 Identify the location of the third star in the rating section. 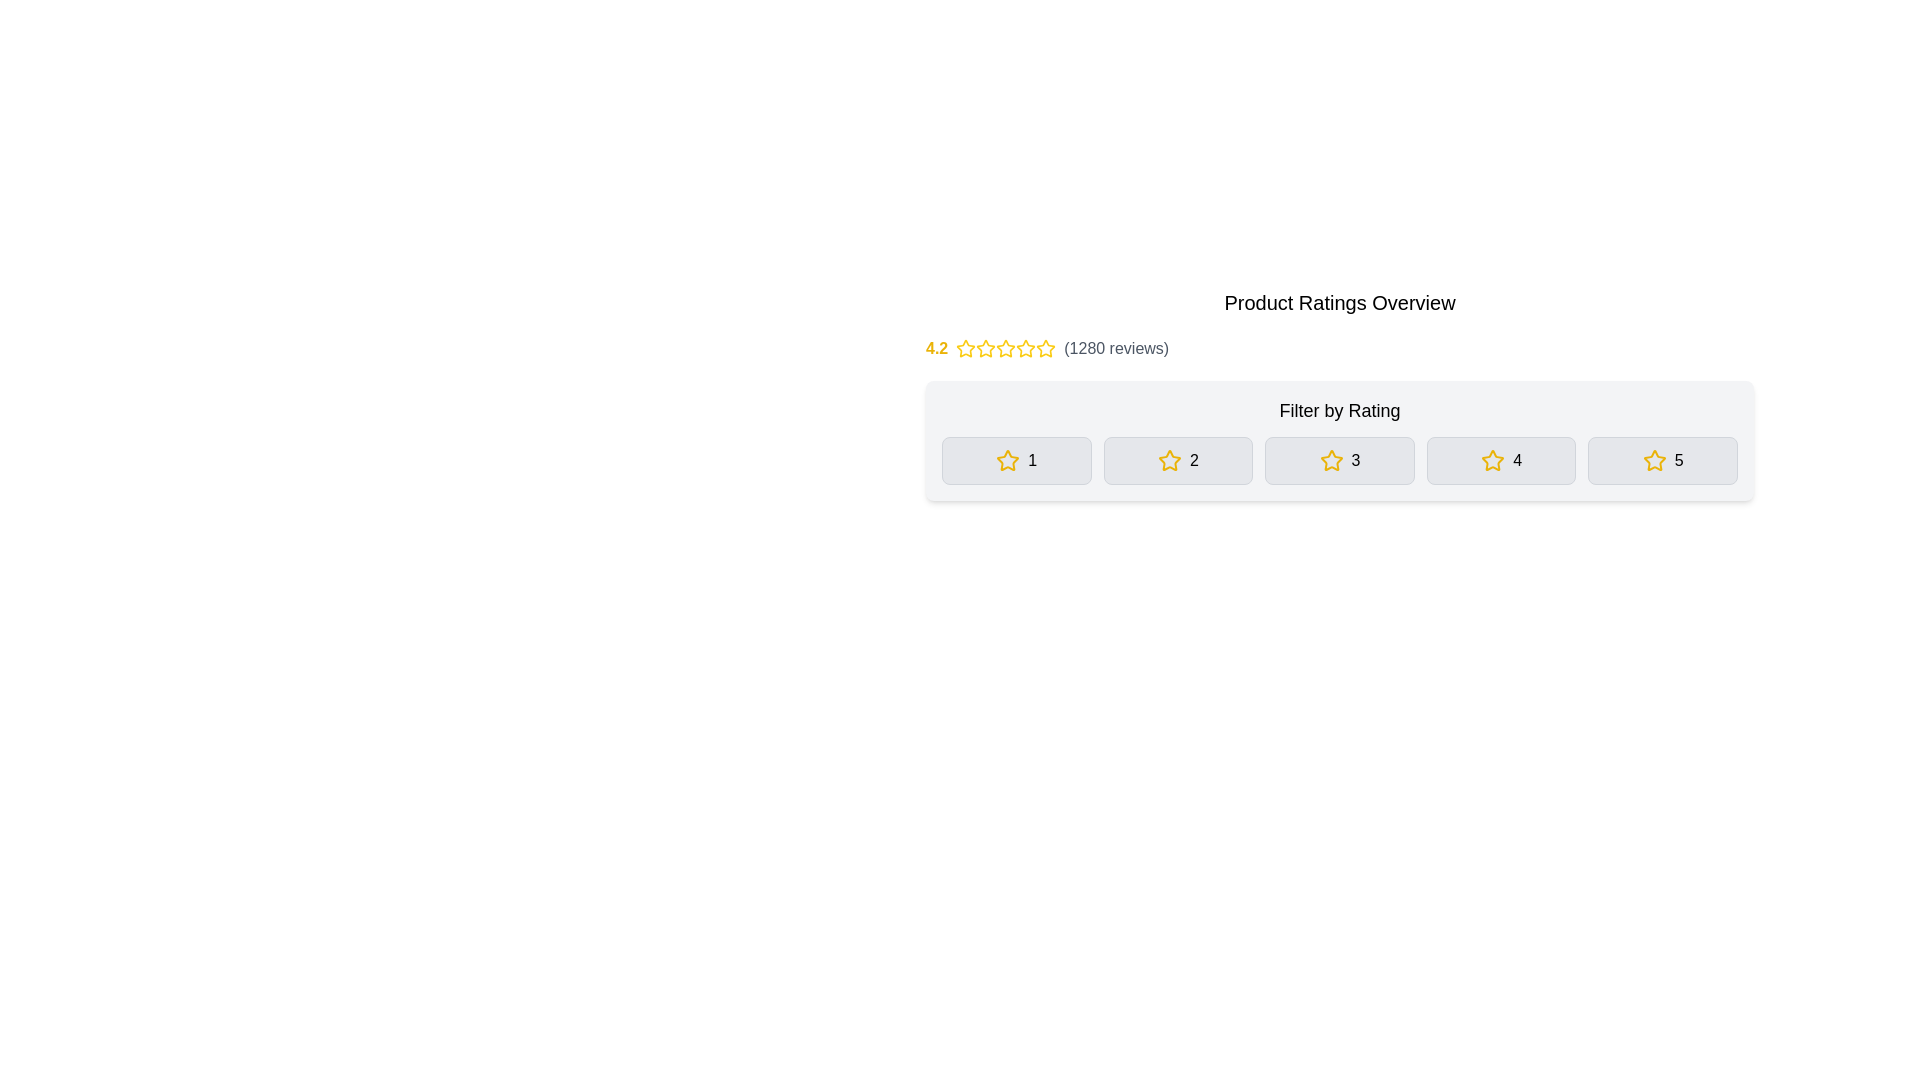
(1026, 347).